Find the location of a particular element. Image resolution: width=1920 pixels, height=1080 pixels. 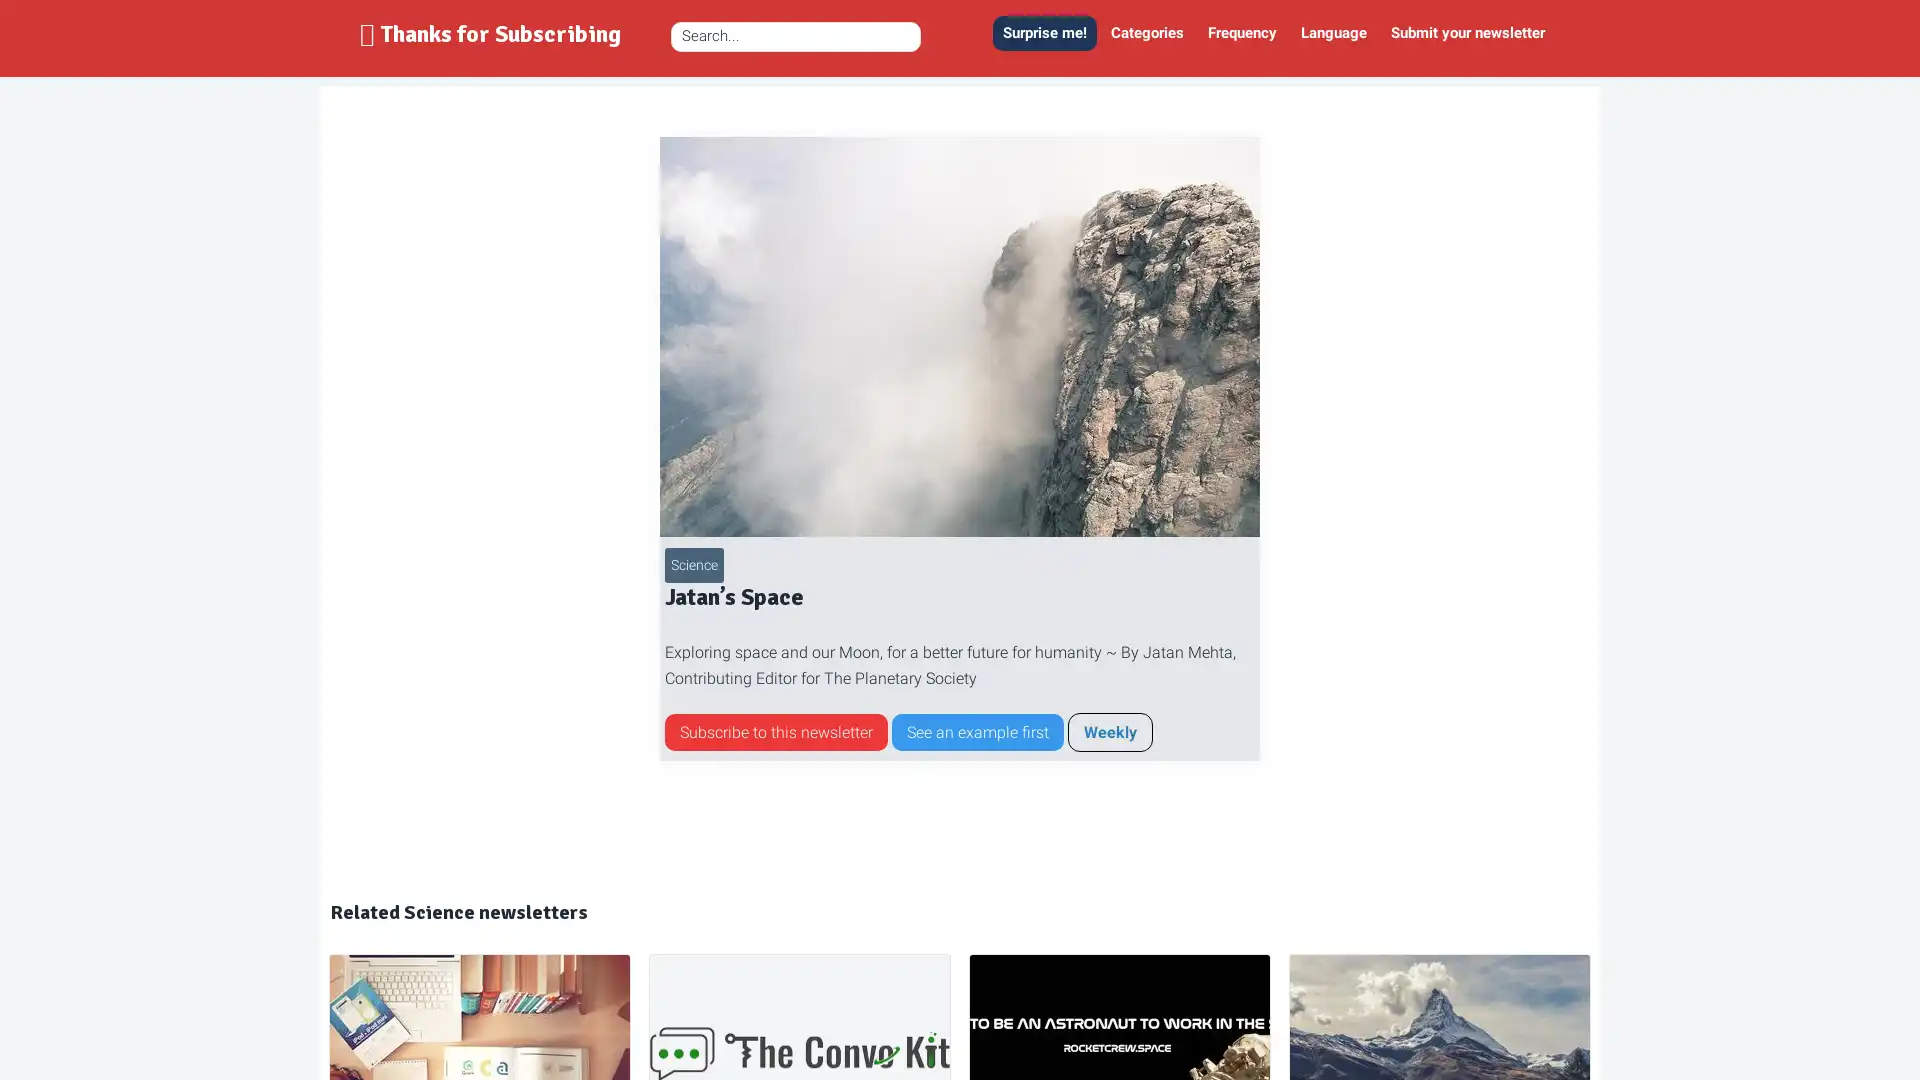

Zoek is located at coordinates (919, 35).